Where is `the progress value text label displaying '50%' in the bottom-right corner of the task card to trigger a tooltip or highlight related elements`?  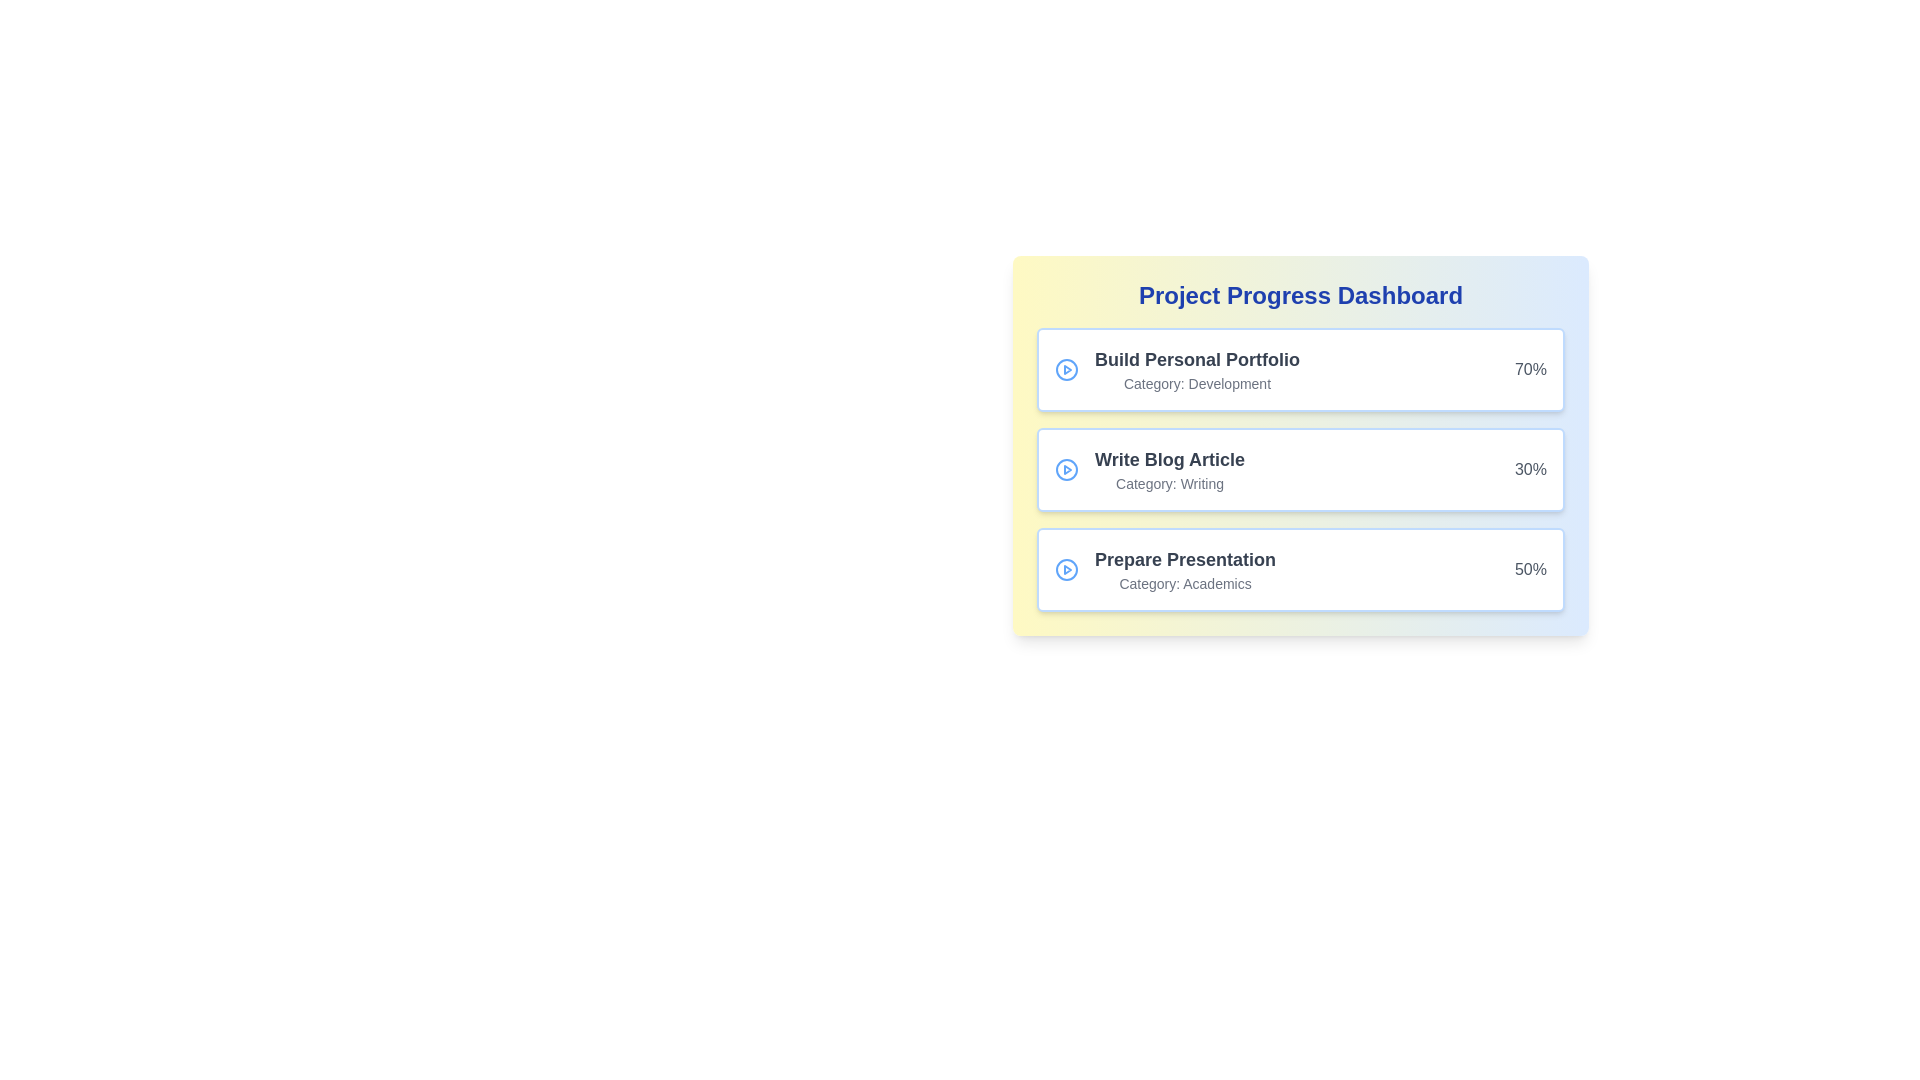 the progress value text label displaying '50%' in the bottom-right corner of the task card to trigger a tooltip or highlight related elements is located at coordinates (1530, 570).